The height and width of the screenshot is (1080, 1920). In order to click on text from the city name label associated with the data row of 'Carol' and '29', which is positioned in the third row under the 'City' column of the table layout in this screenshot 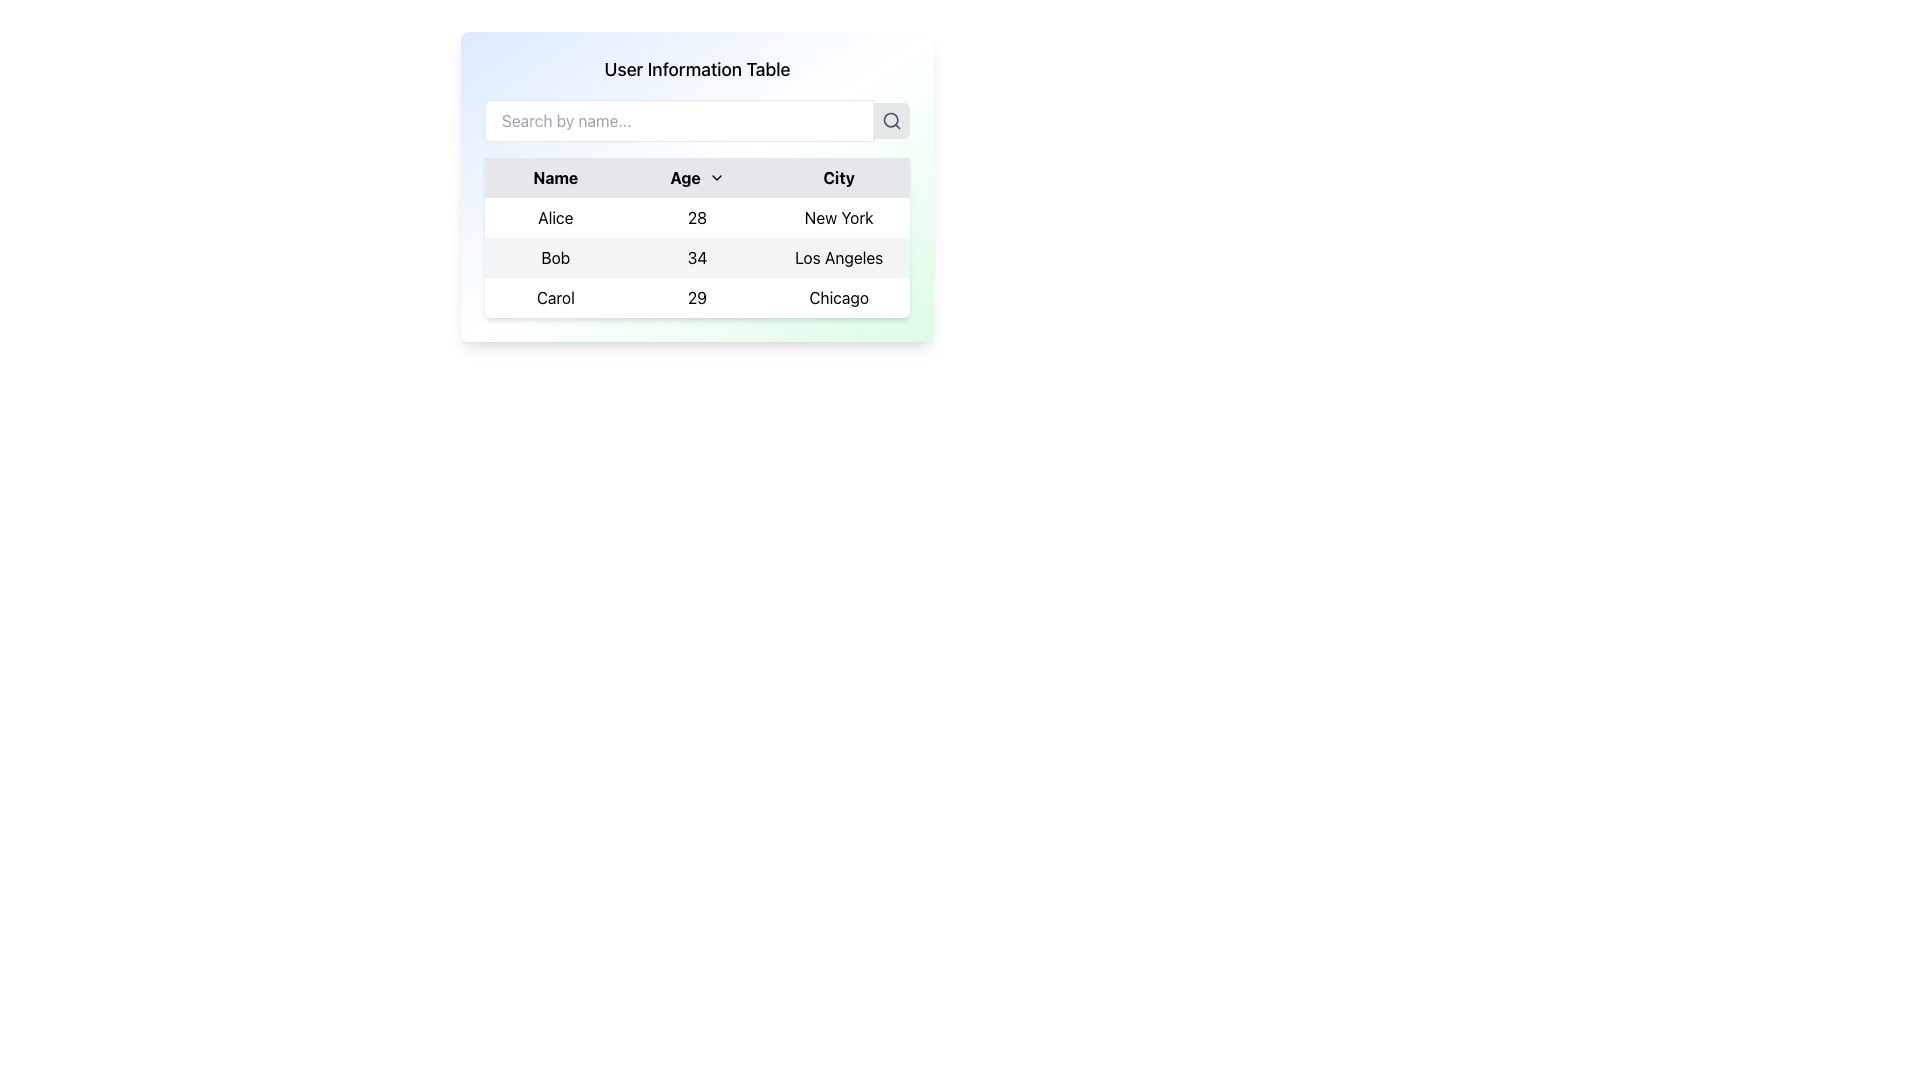, I will do `click(839, 297)`.